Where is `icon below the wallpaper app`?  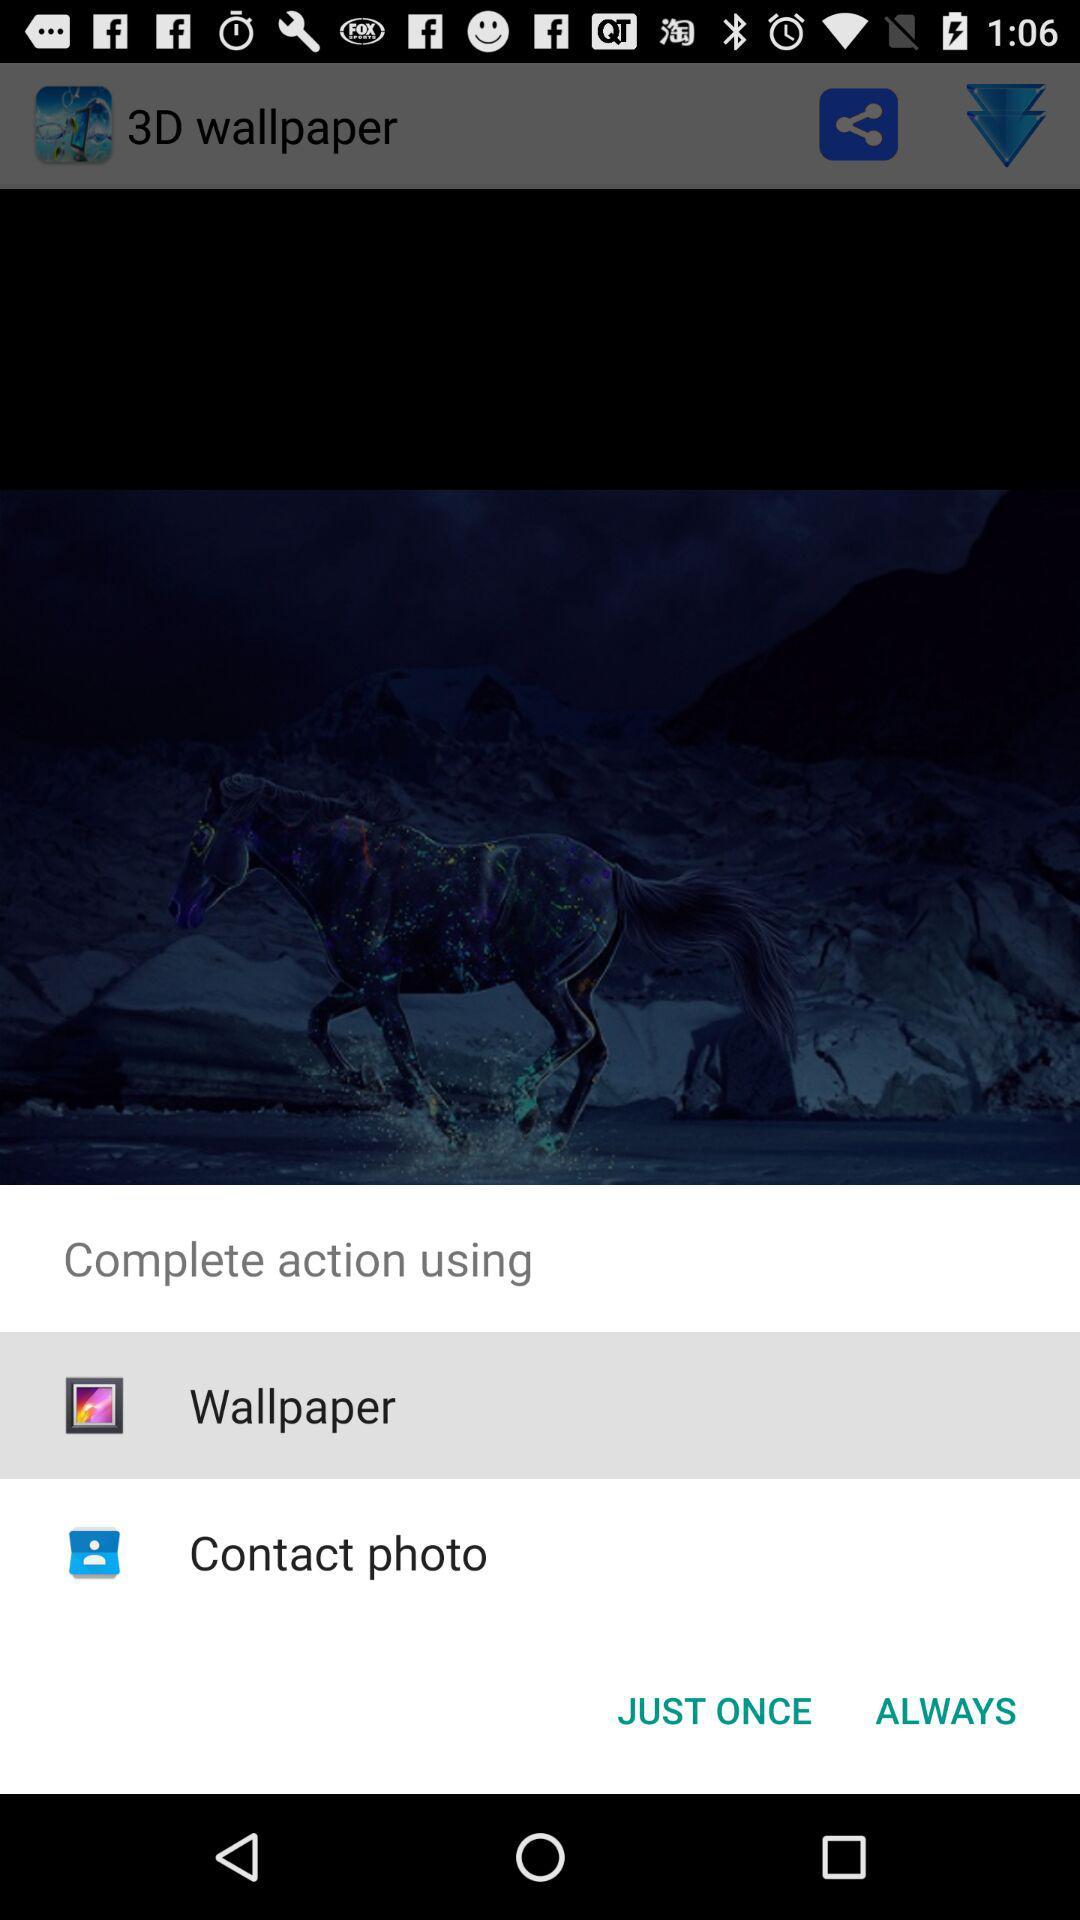
icon below the wallpaper app is located at coordinates (337, 1551).